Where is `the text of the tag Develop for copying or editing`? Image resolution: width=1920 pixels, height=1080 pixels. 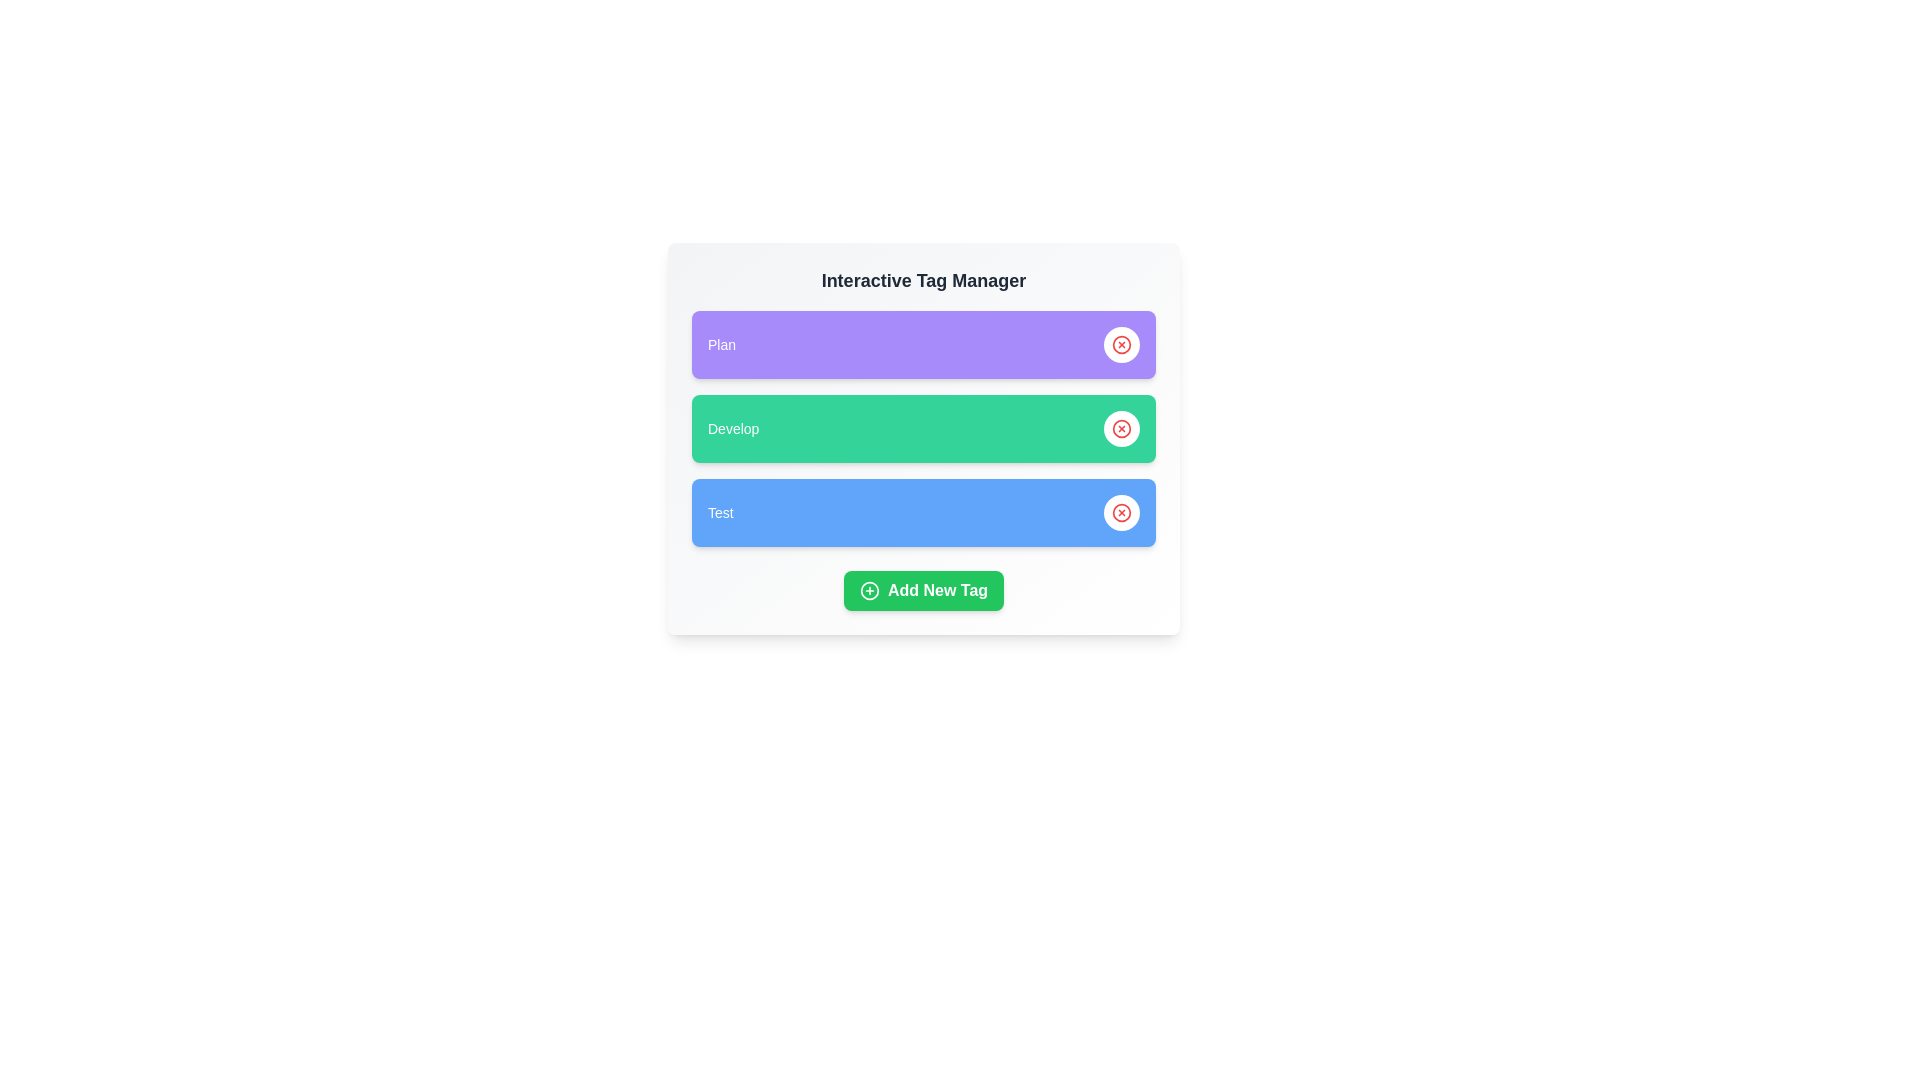
the text of the tag Develop for copying or editing is located at coordinates (732, 427).